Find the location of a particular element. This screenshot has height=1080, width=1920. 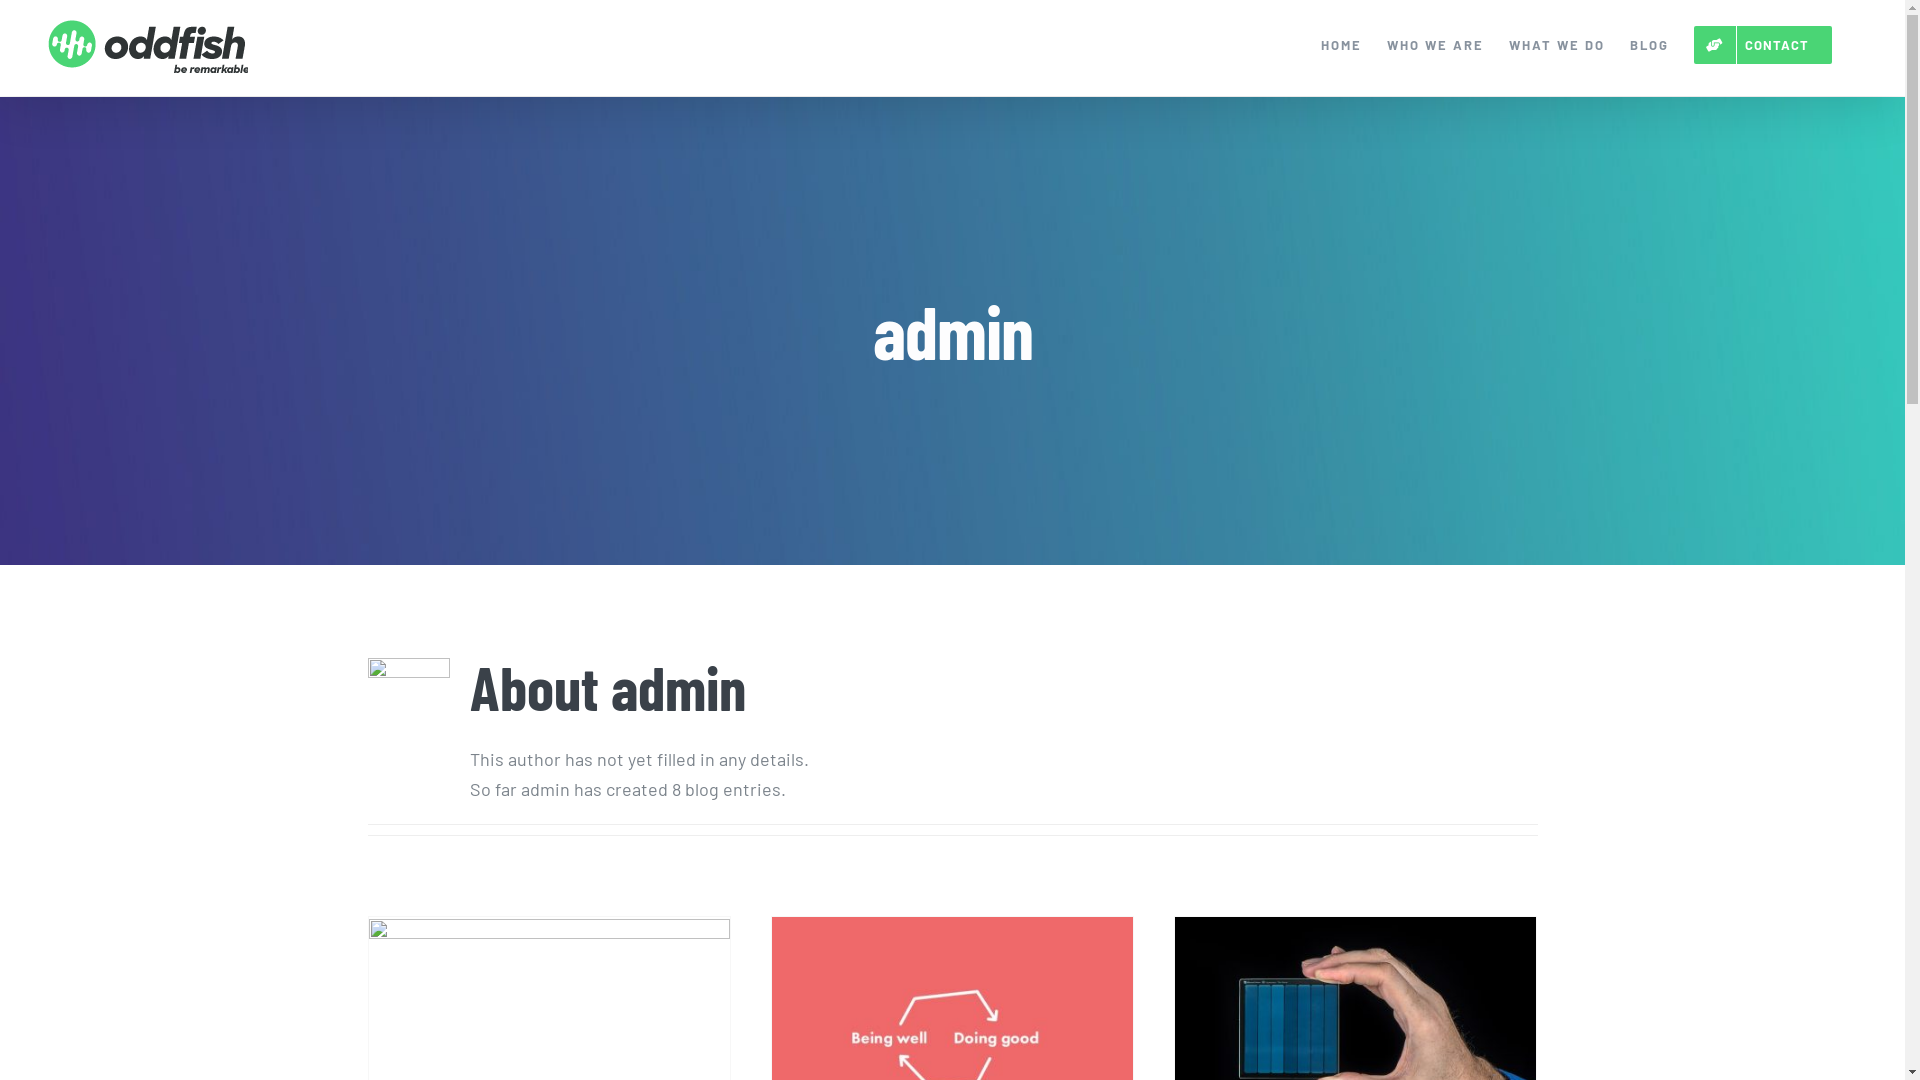

'WHAT WE DO' is located at coordinates (1555, 45).